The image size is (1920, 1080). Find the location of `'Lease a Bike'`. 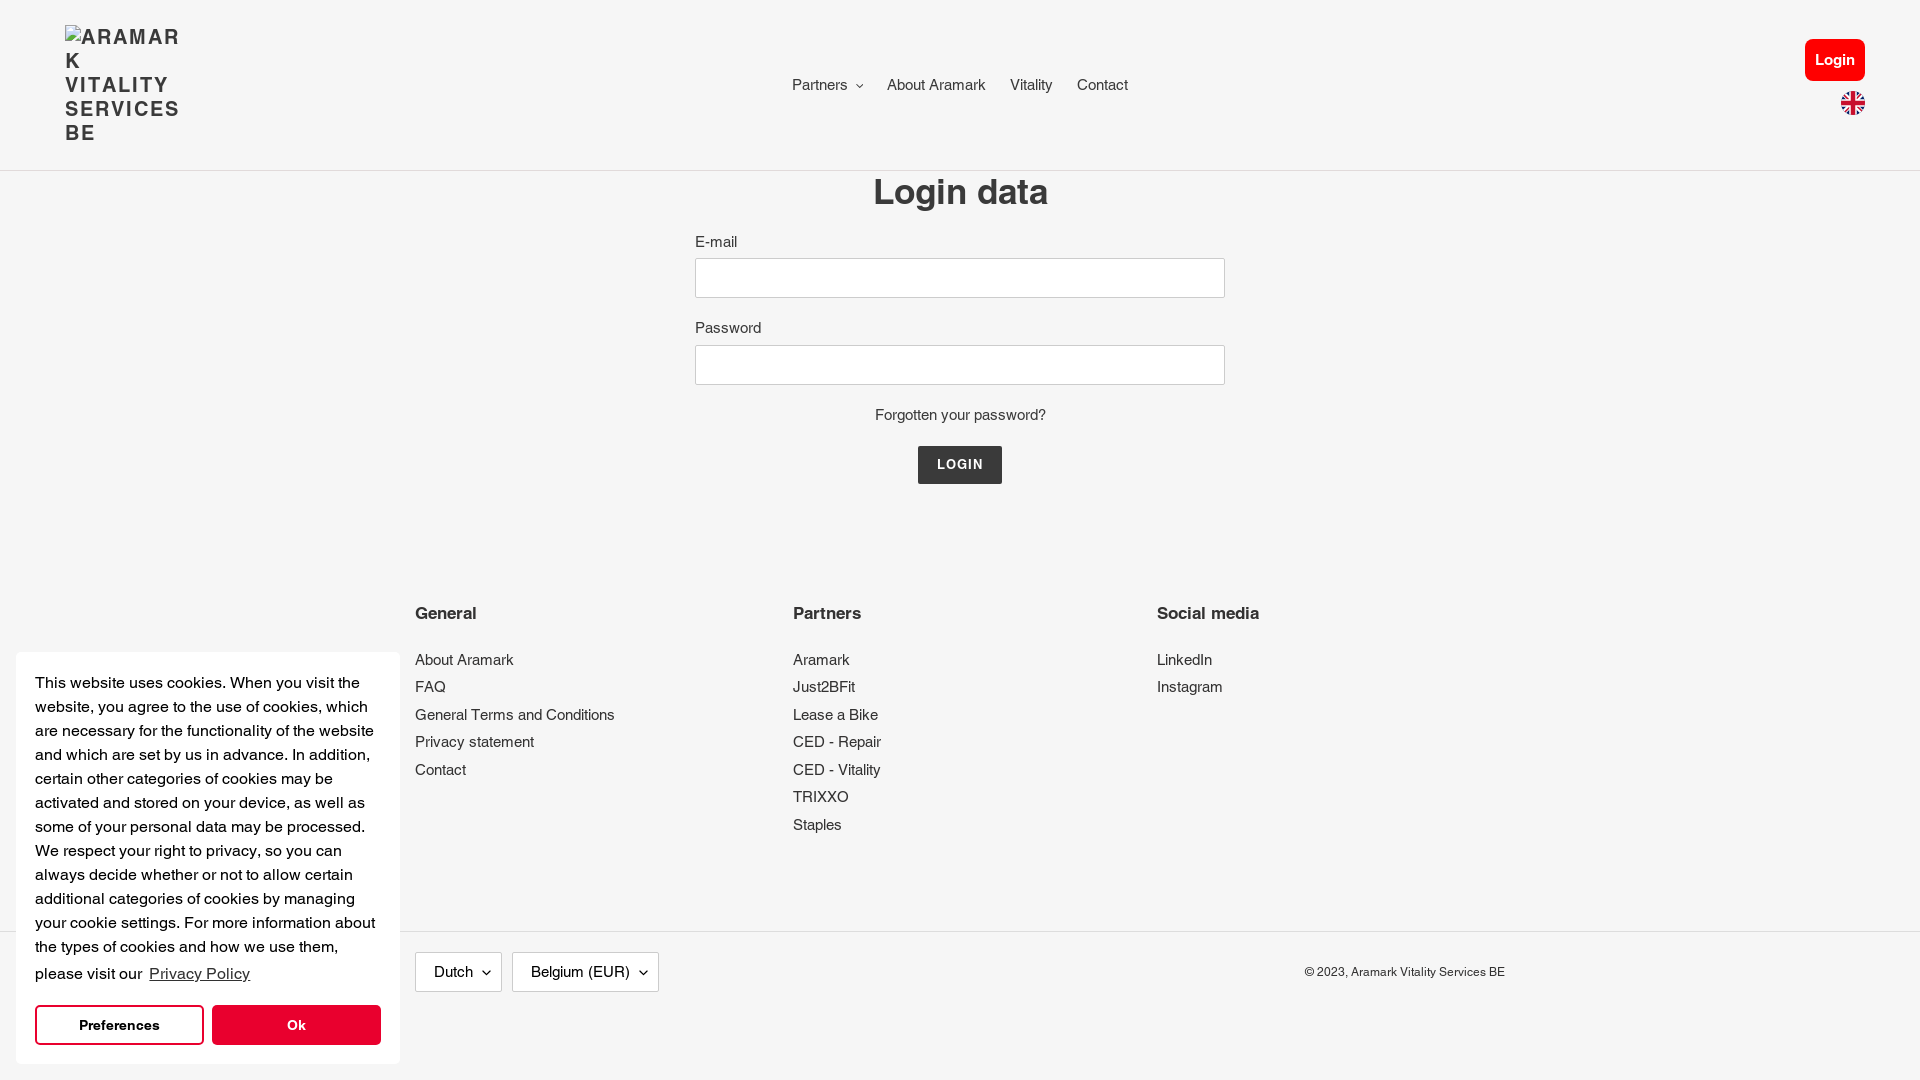

'Lease a Bike' is located at coordinates (835, 713).